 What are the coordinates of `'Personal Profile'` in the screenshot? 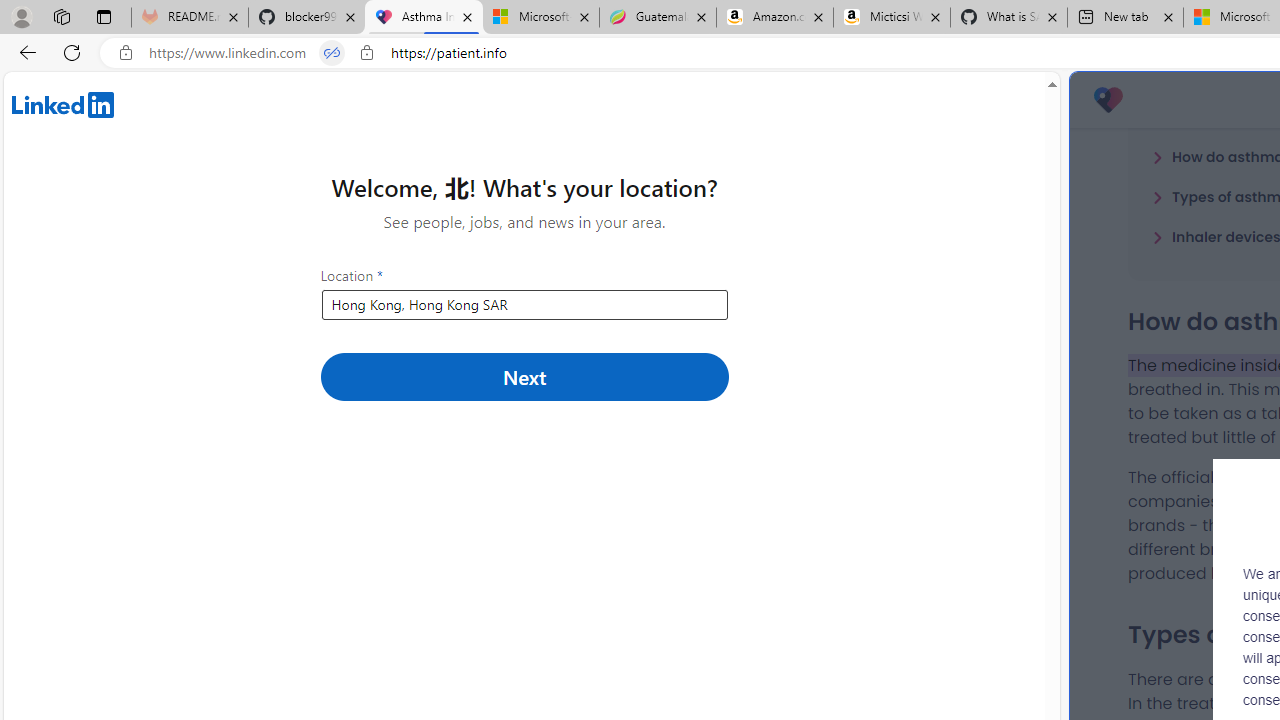 It's located at (21, 16).